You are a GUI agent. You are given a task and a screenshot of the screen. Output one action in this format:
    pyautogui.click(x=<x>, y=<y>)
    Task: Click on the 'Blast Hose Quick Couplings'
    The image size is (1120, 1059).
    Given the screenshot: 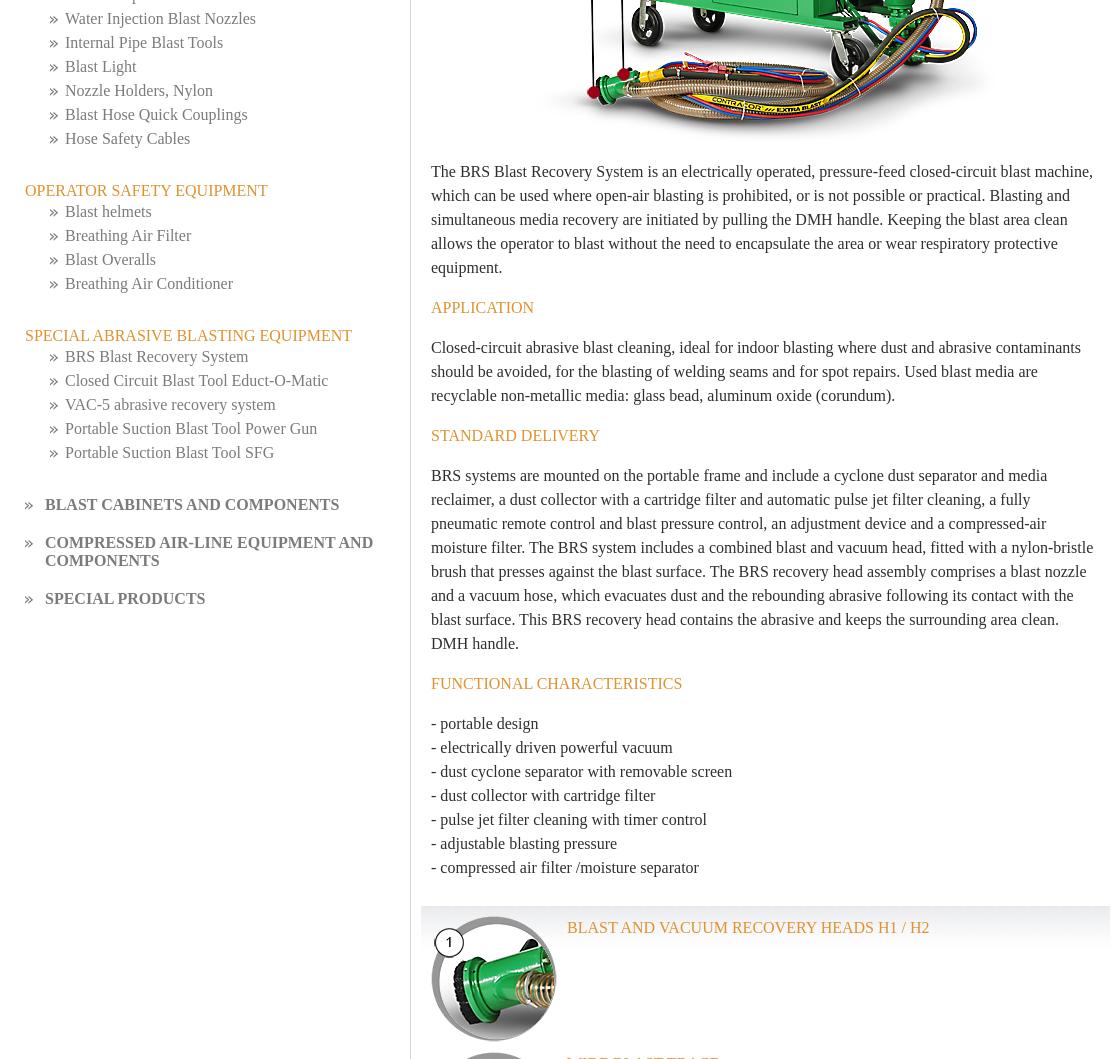 What is the action you would take?
    pyautogui.click(x=156, y=113)
    